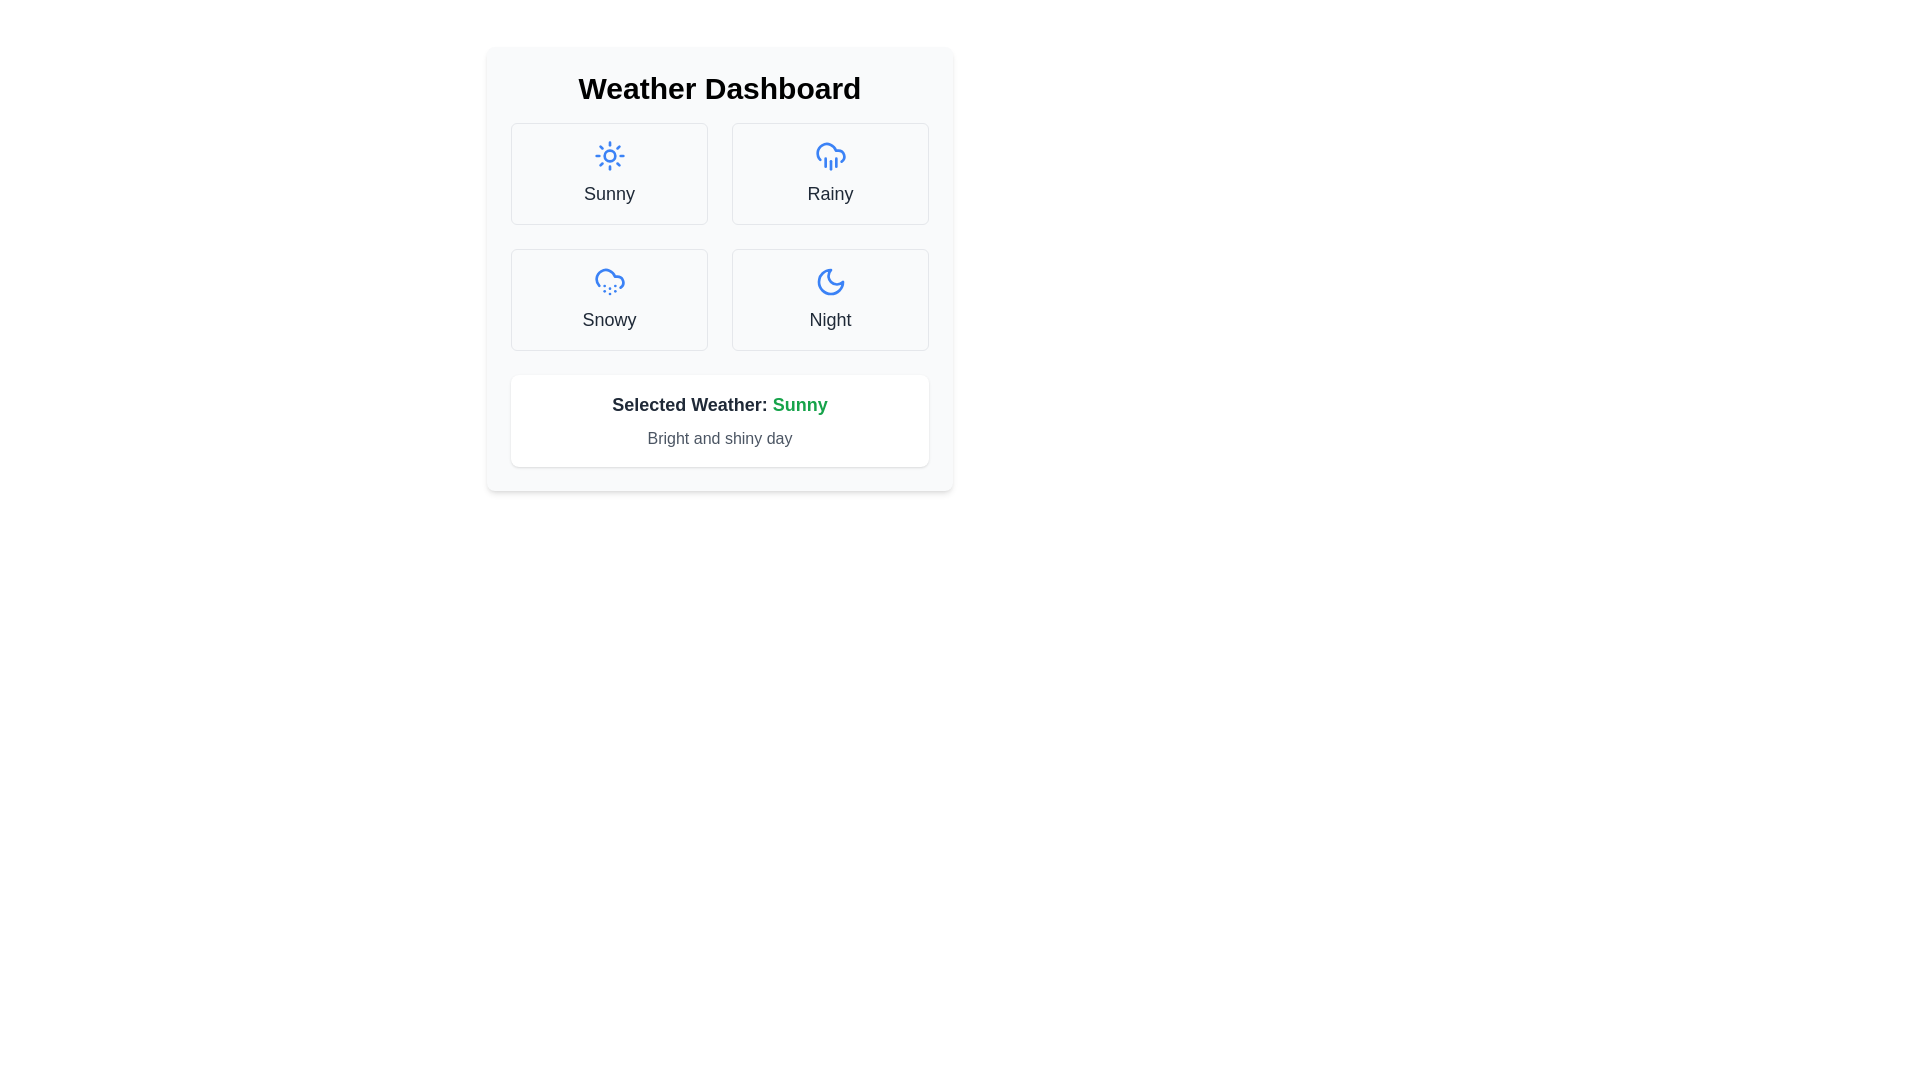 The image size is (1920, 1080). Describe the element at coordinates (830, 172) in the screenshot. I see `the 'Rainy' weather option button located in the second column of the first row of the grid` at that location.